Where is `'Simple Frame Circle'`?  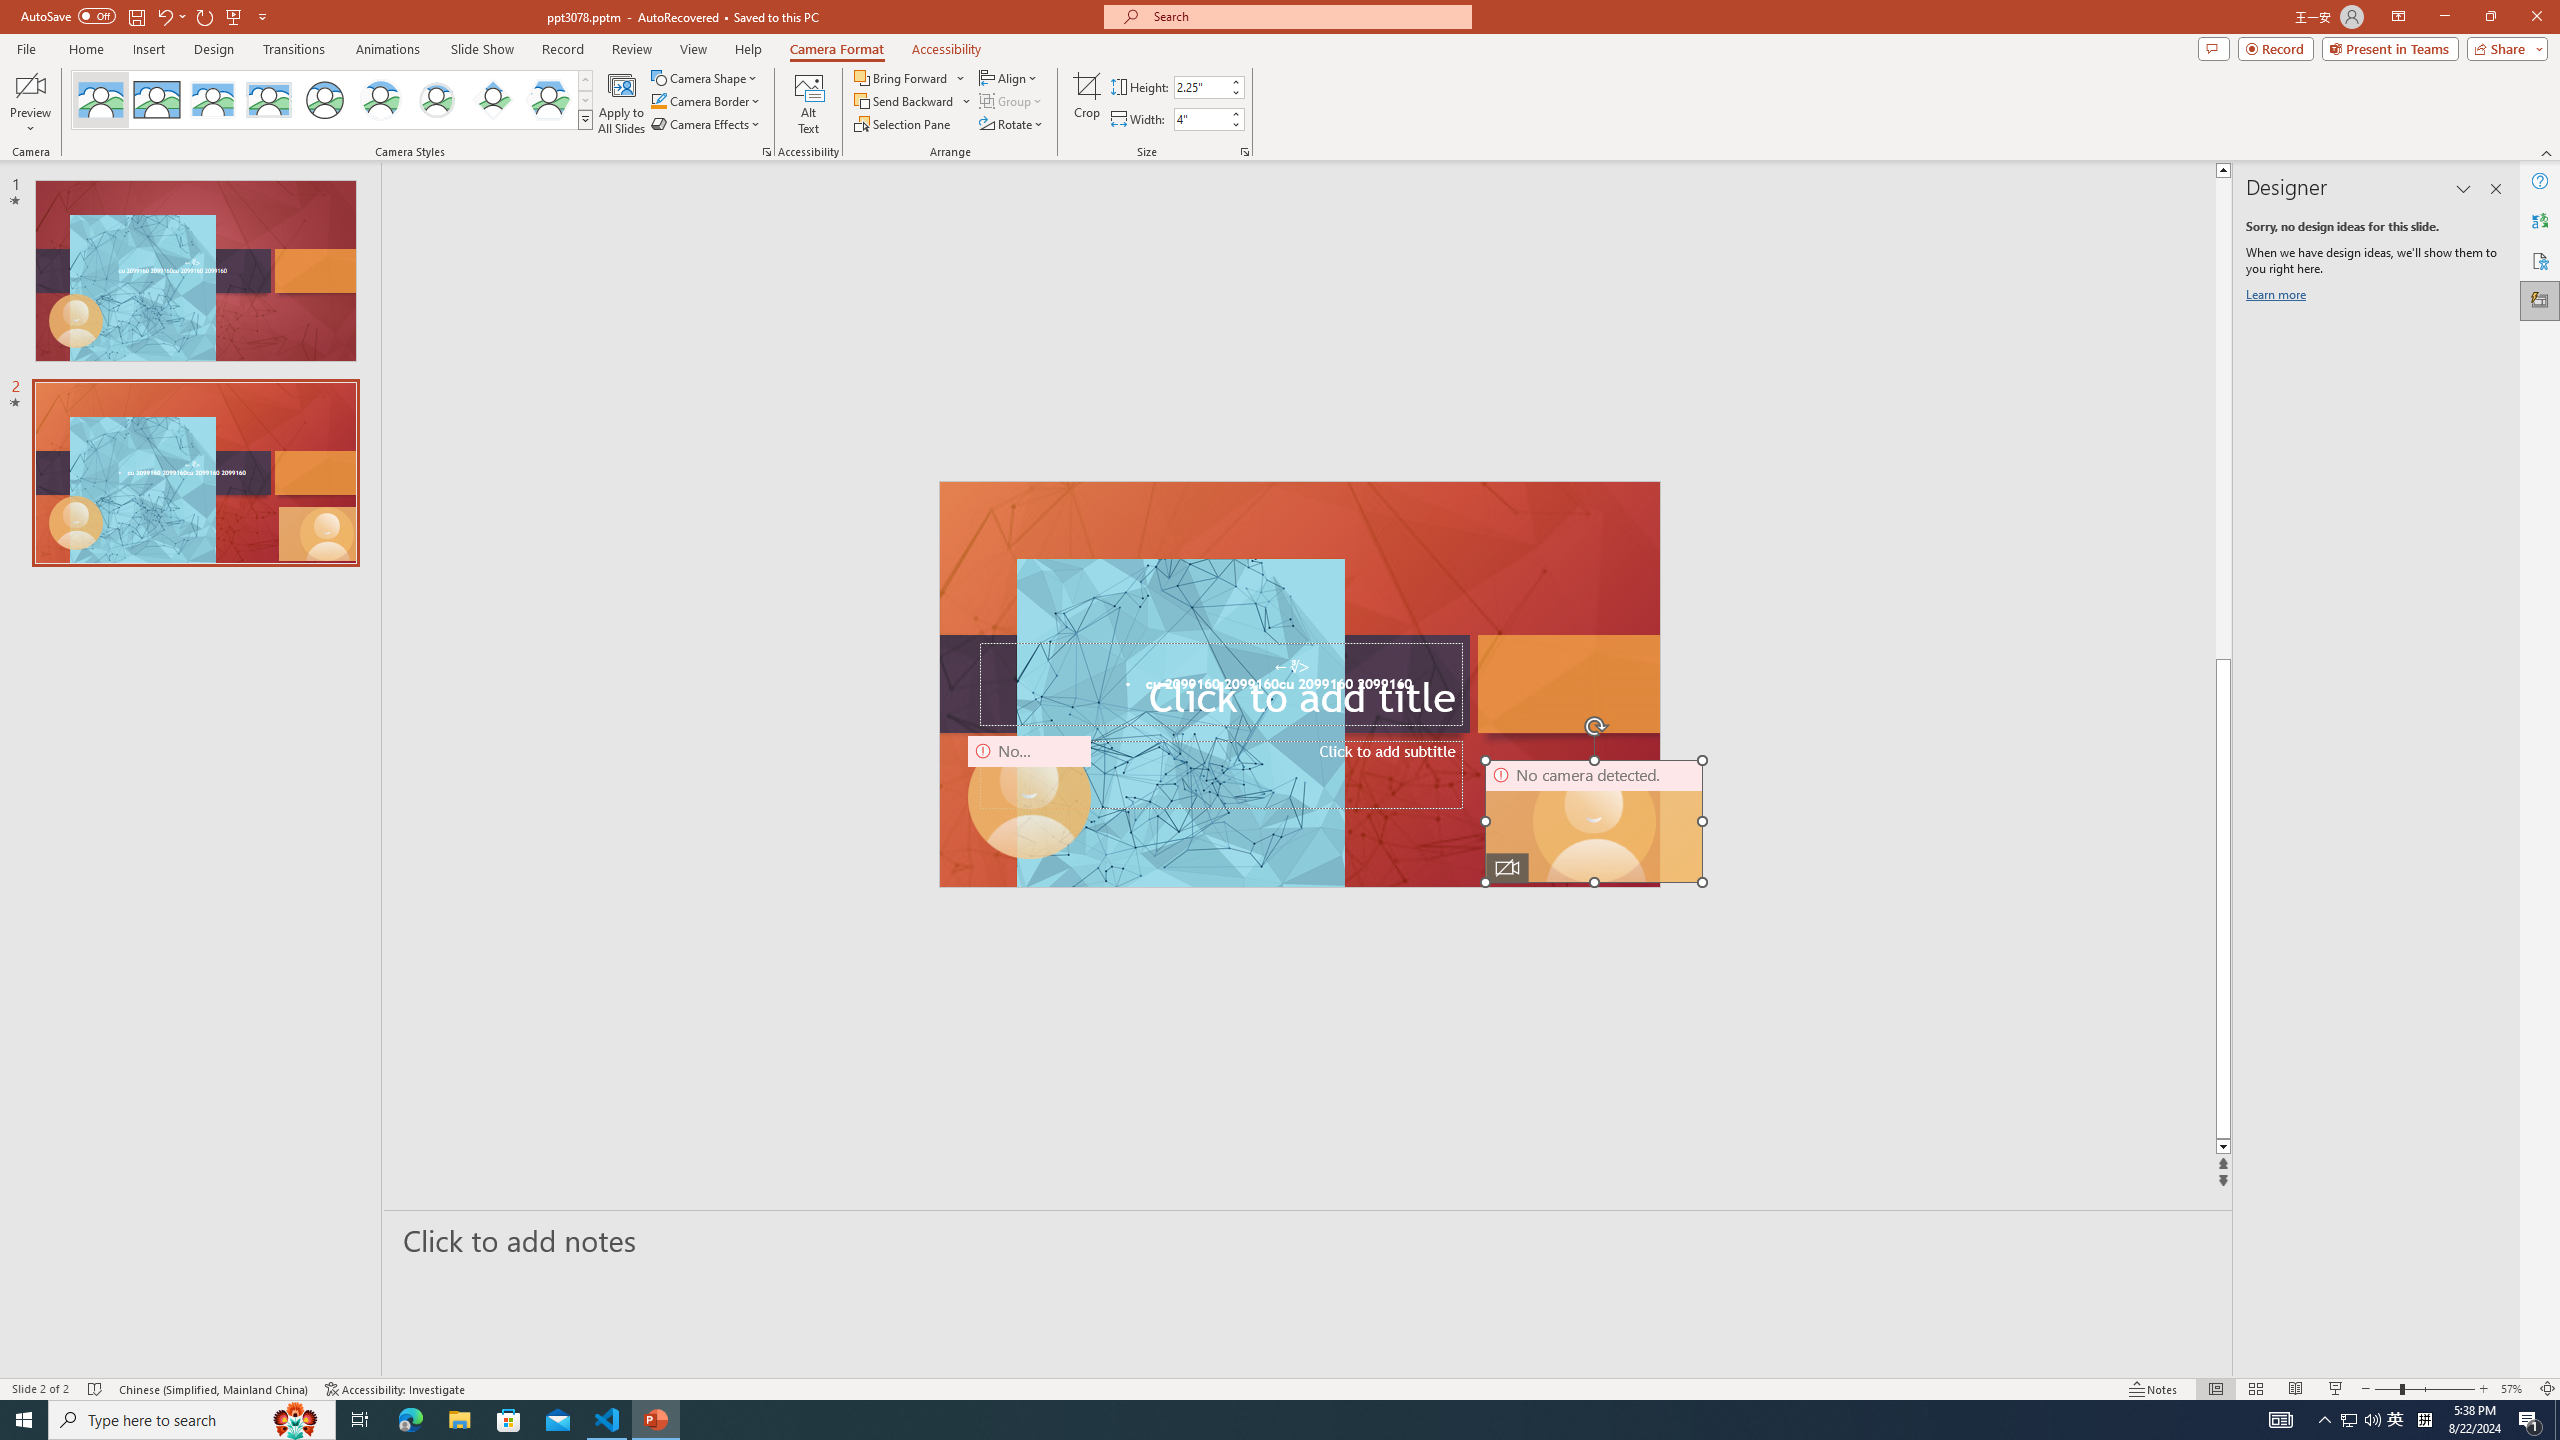 'Simple Frame Circle' is located at coordinates (325, 99).